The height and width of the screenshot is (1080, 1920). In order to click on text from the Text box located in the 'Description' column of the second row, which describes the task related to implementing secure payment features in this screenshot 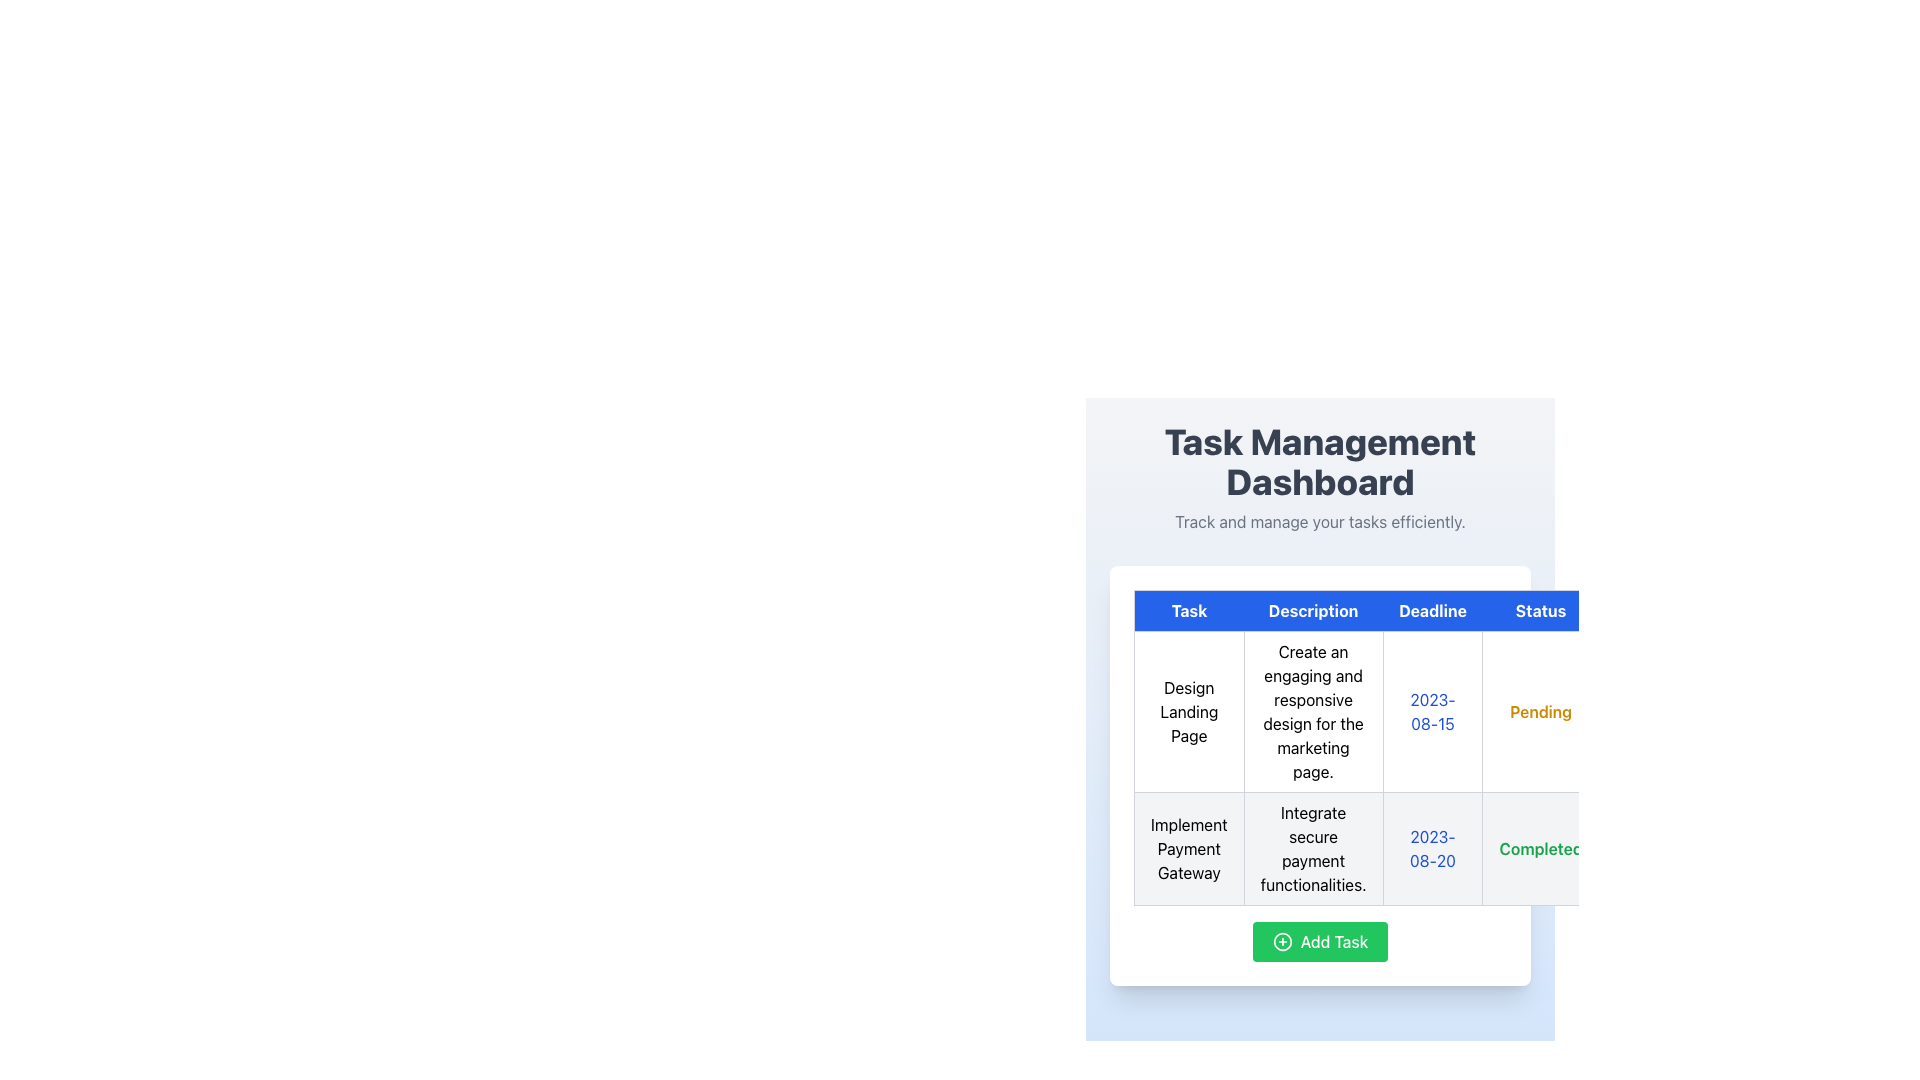, I will do `click(1313, 848)`.